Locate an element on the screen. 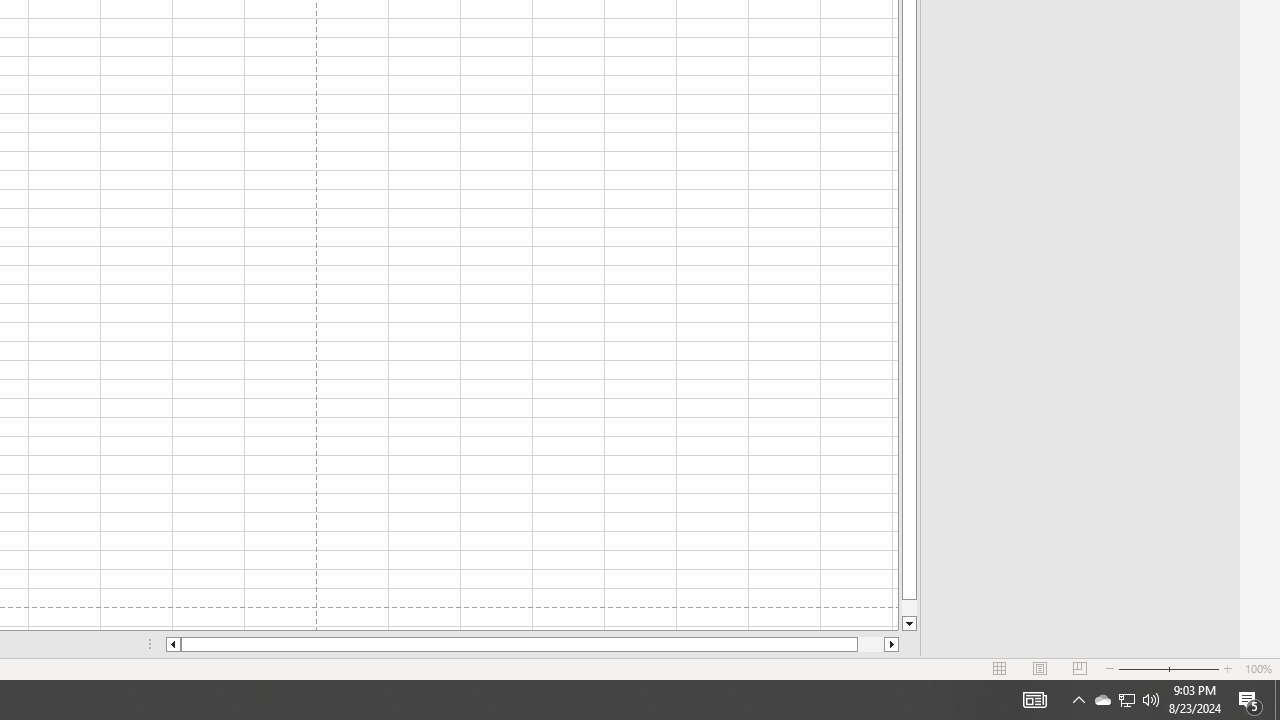  'Column right' is located at coordinates (891, 644).